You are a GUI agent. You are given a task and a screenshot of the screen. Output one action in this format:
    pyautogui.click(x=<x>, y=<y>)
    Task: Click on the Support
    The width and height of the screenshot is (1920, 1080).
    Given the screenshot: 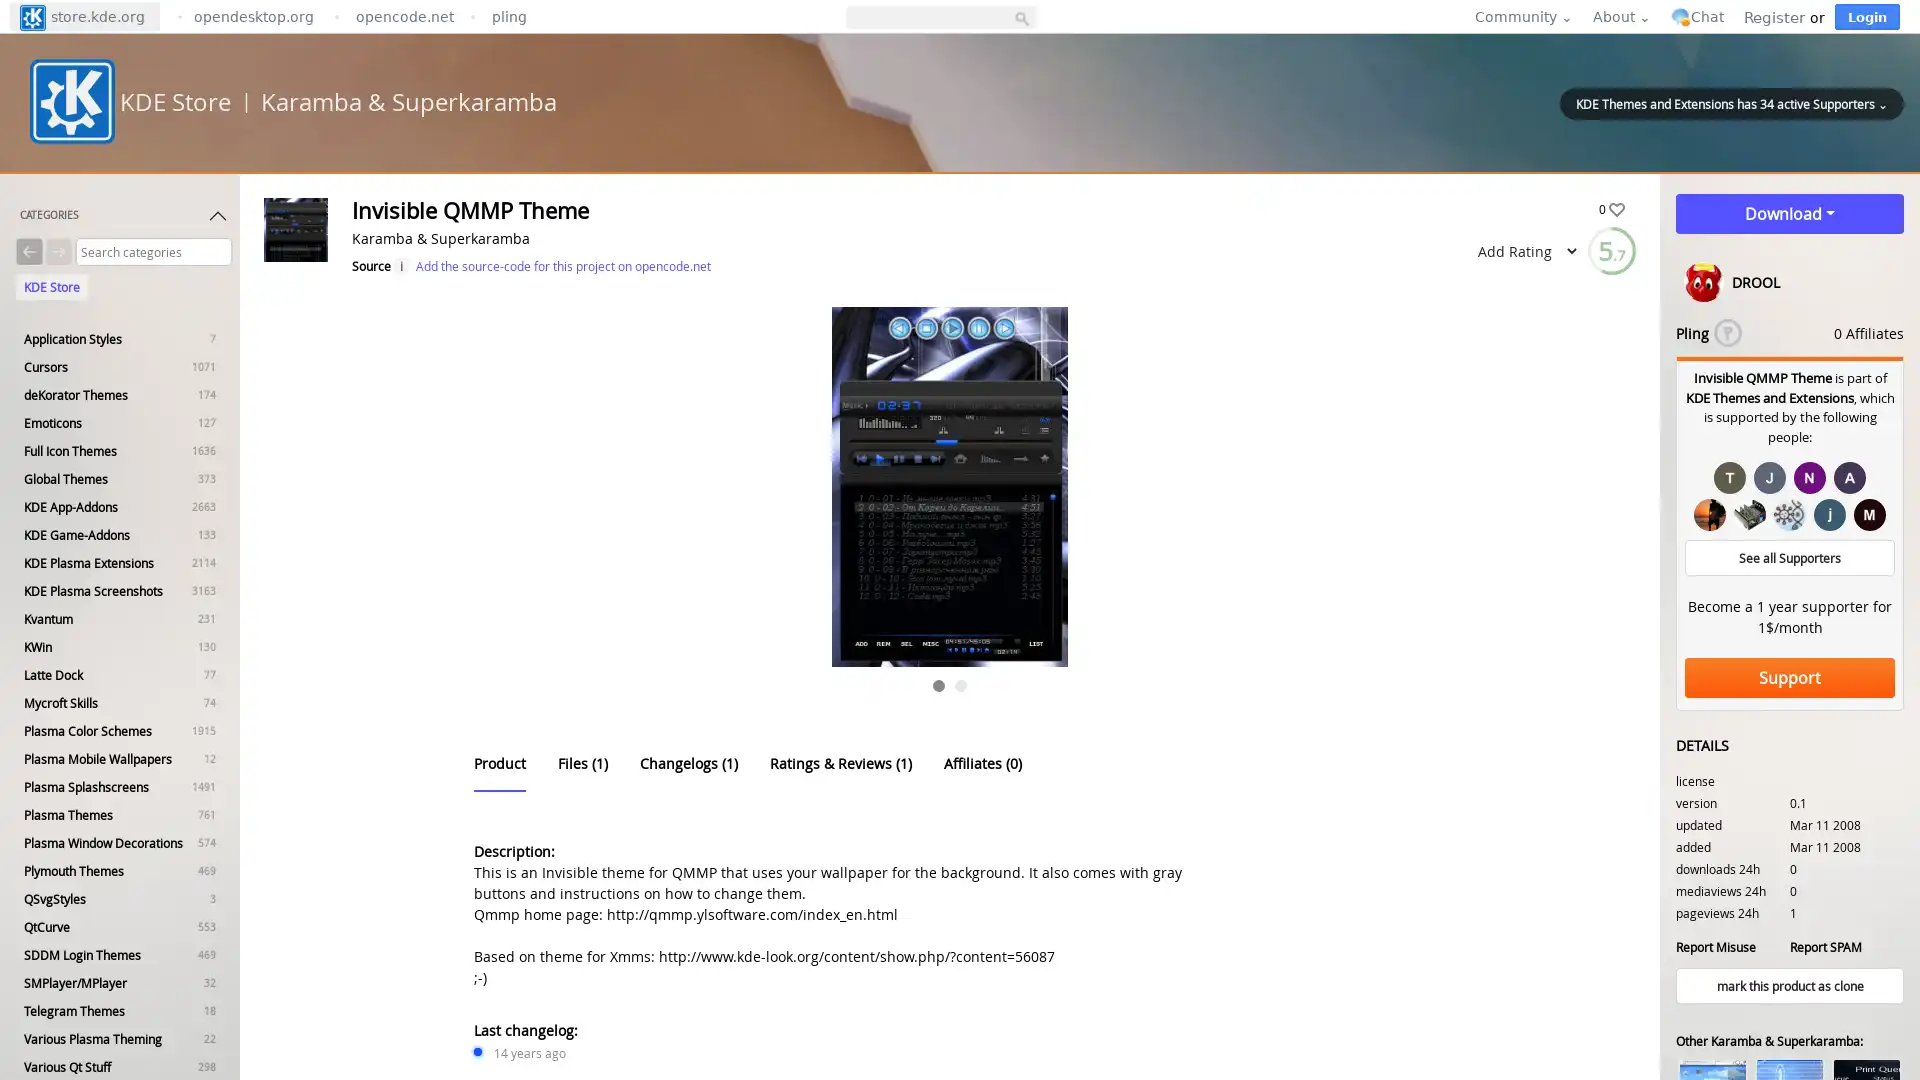 What is the action you would take?
    pyautogui.click(x=1790, y=677)
    